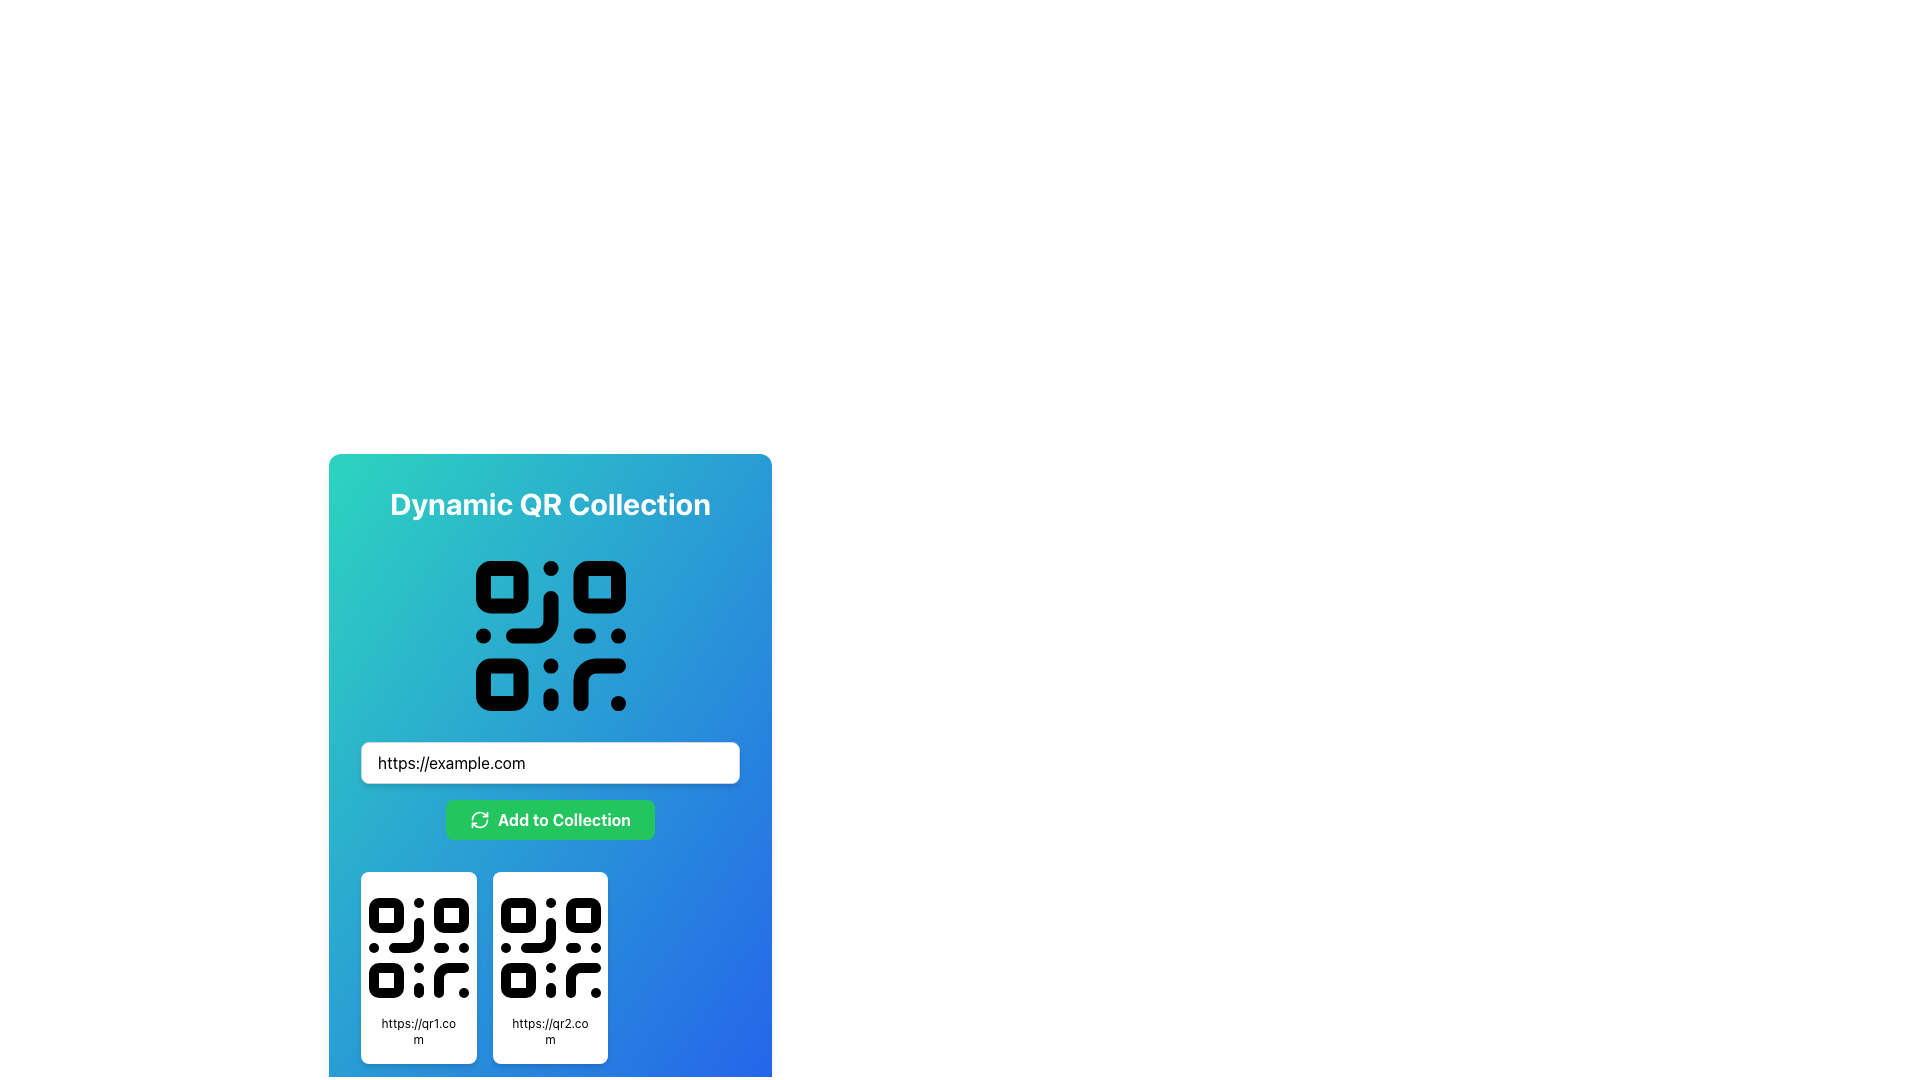 This screenshot has width=1920, height=1080. I want to click on the geometric segment of the QR code graphic located in the inner lower-right corner of the second QR code graphic beneath the 'Add to Collection' button, so click(537, 935).